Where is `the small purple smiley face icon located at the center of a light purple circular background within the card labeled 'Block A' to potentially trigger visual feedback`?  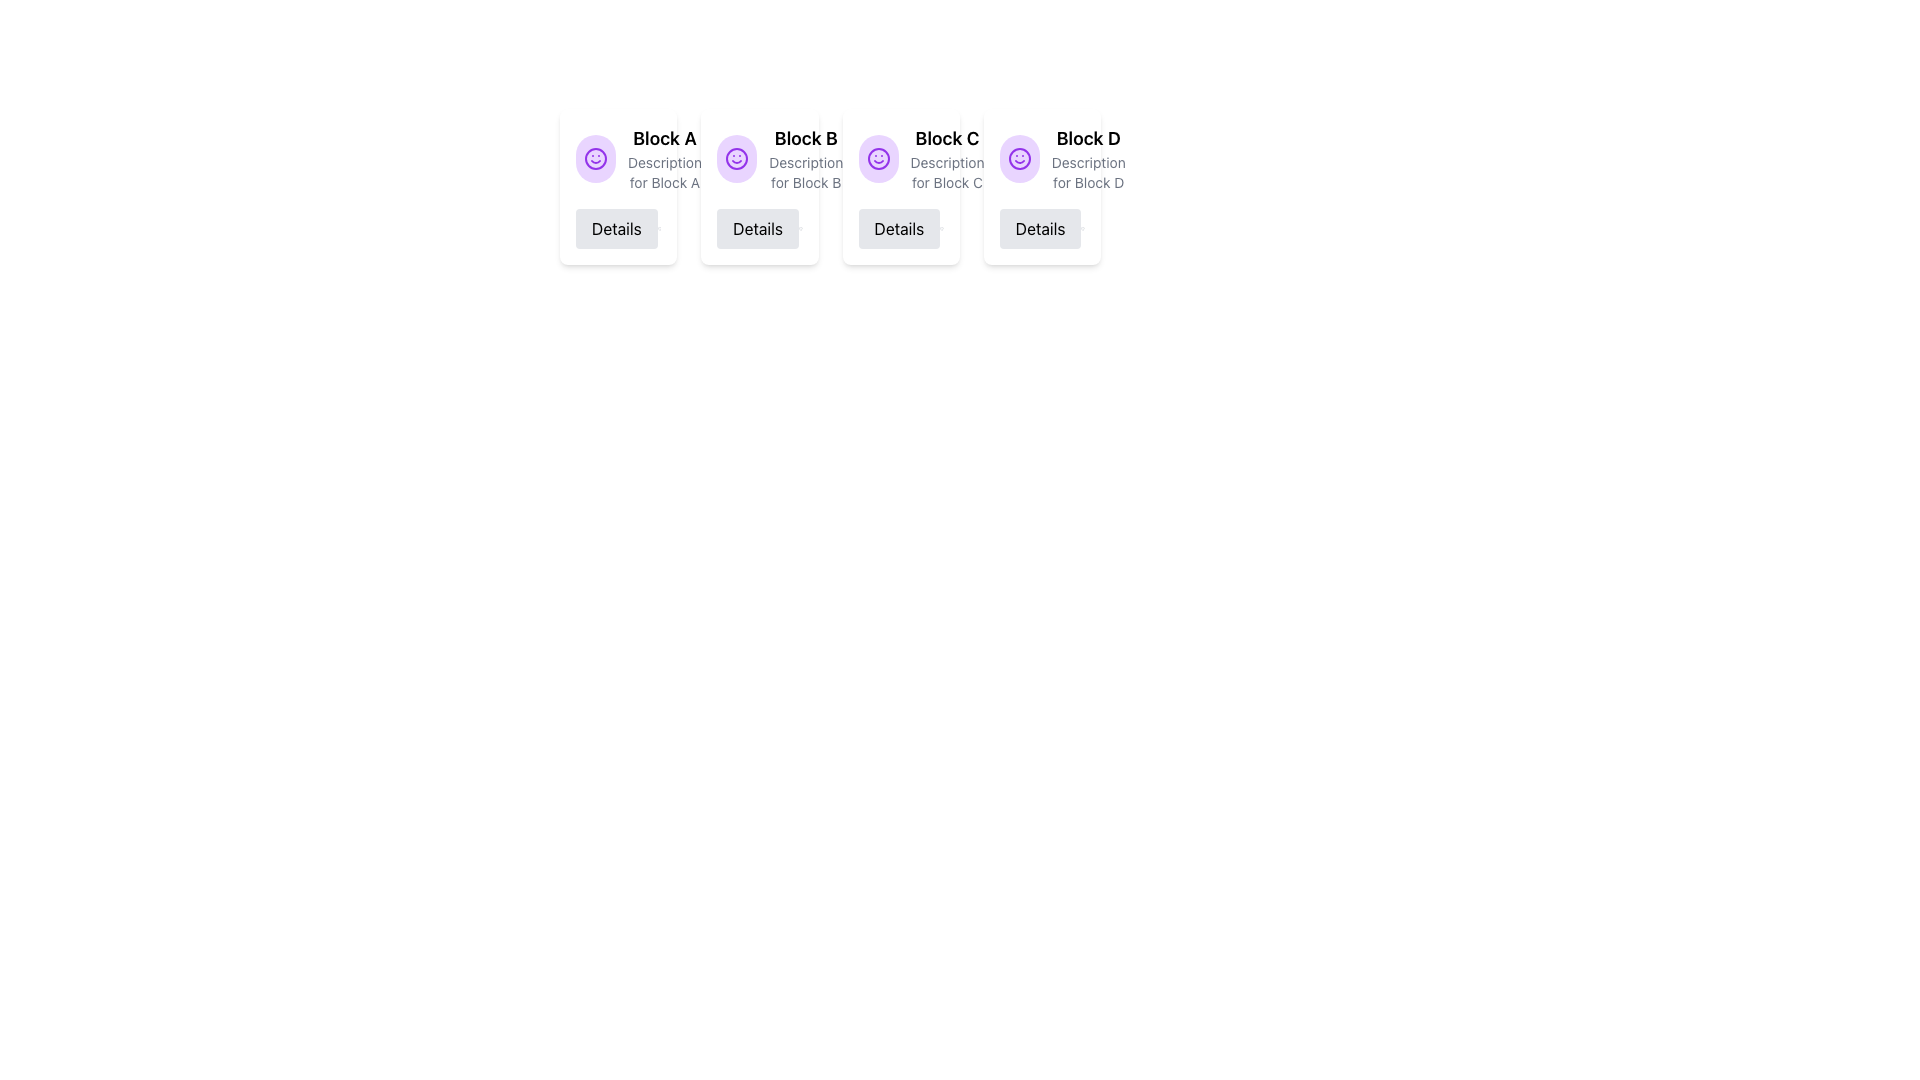
the small purple smiley face icon located at the center of a light purple circular background within the card labeled 'Block A' to potentially trigger visual feedback is located at coordinates (736, 157).